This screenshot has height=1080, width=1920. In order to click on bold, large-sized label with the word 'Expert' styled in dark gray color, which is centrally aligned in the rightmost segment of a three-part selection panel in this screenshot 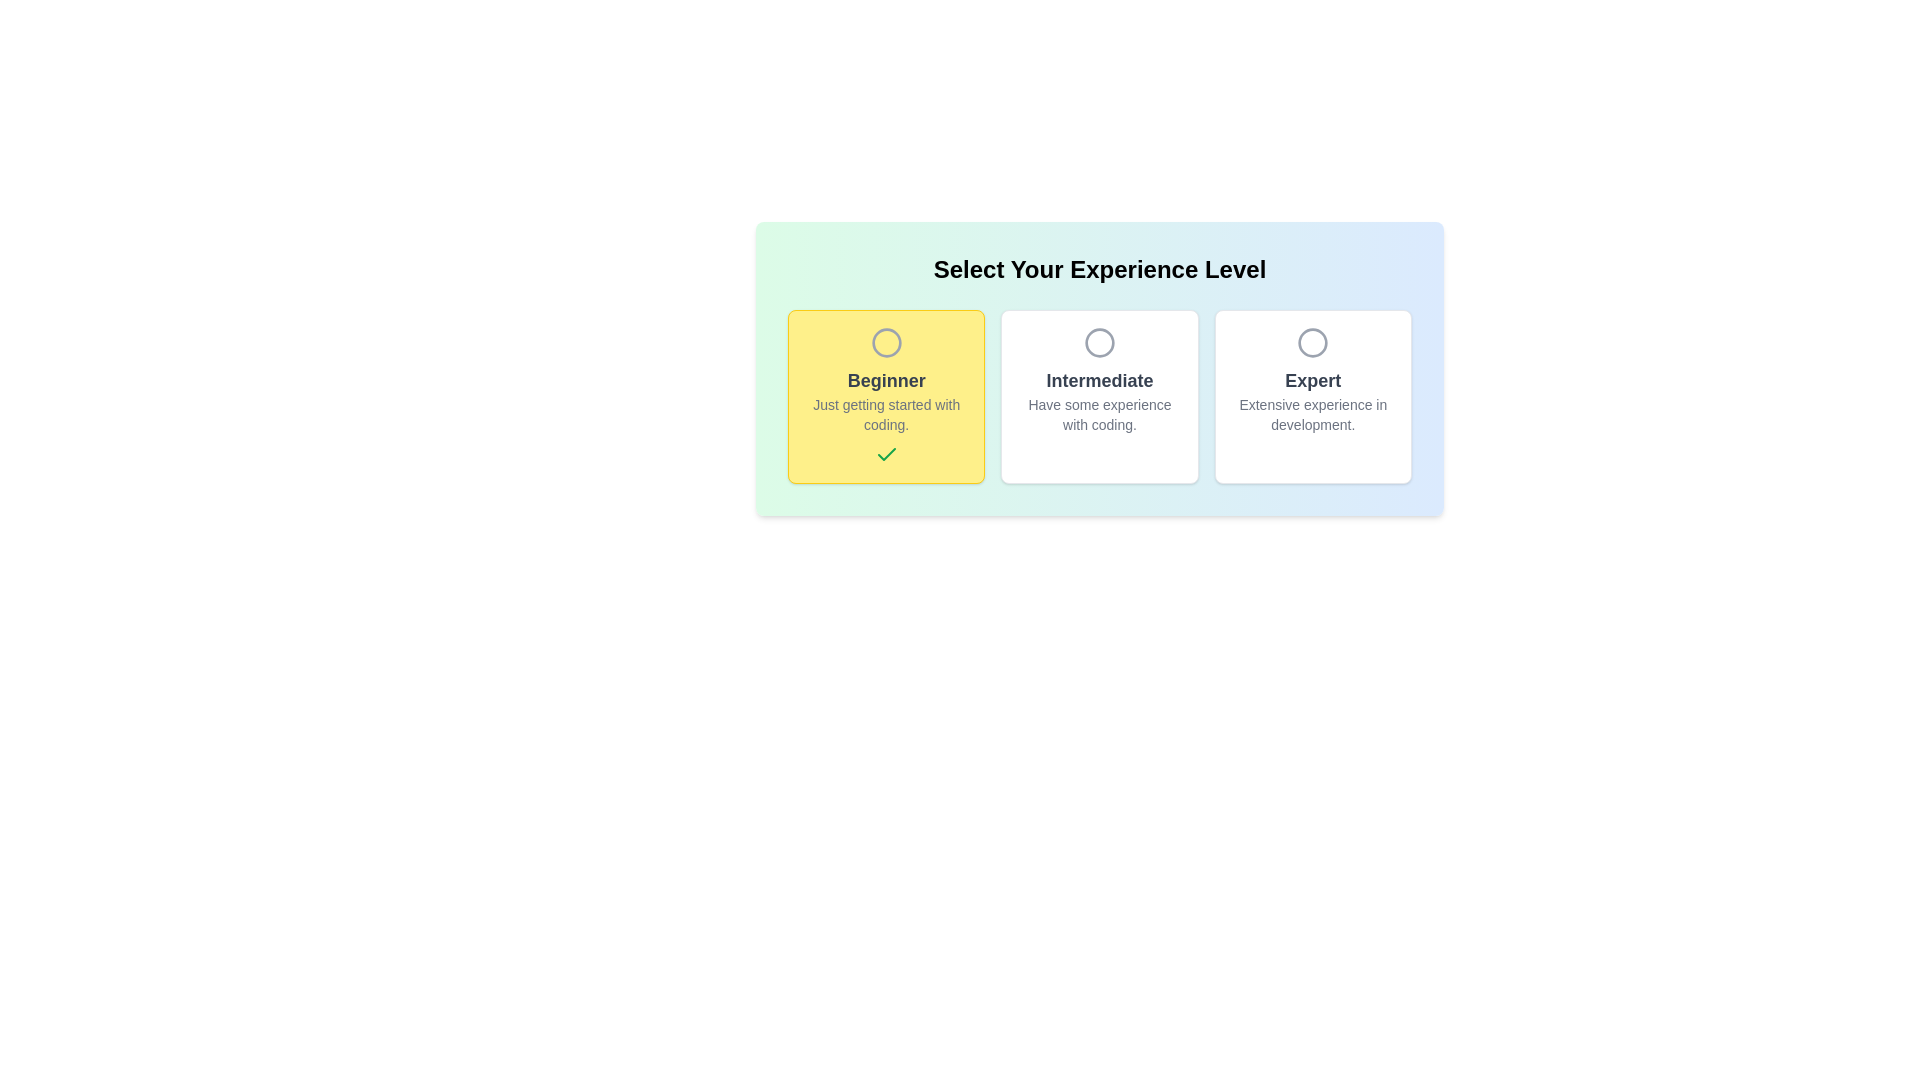, I will do `click(1313, 381)`.